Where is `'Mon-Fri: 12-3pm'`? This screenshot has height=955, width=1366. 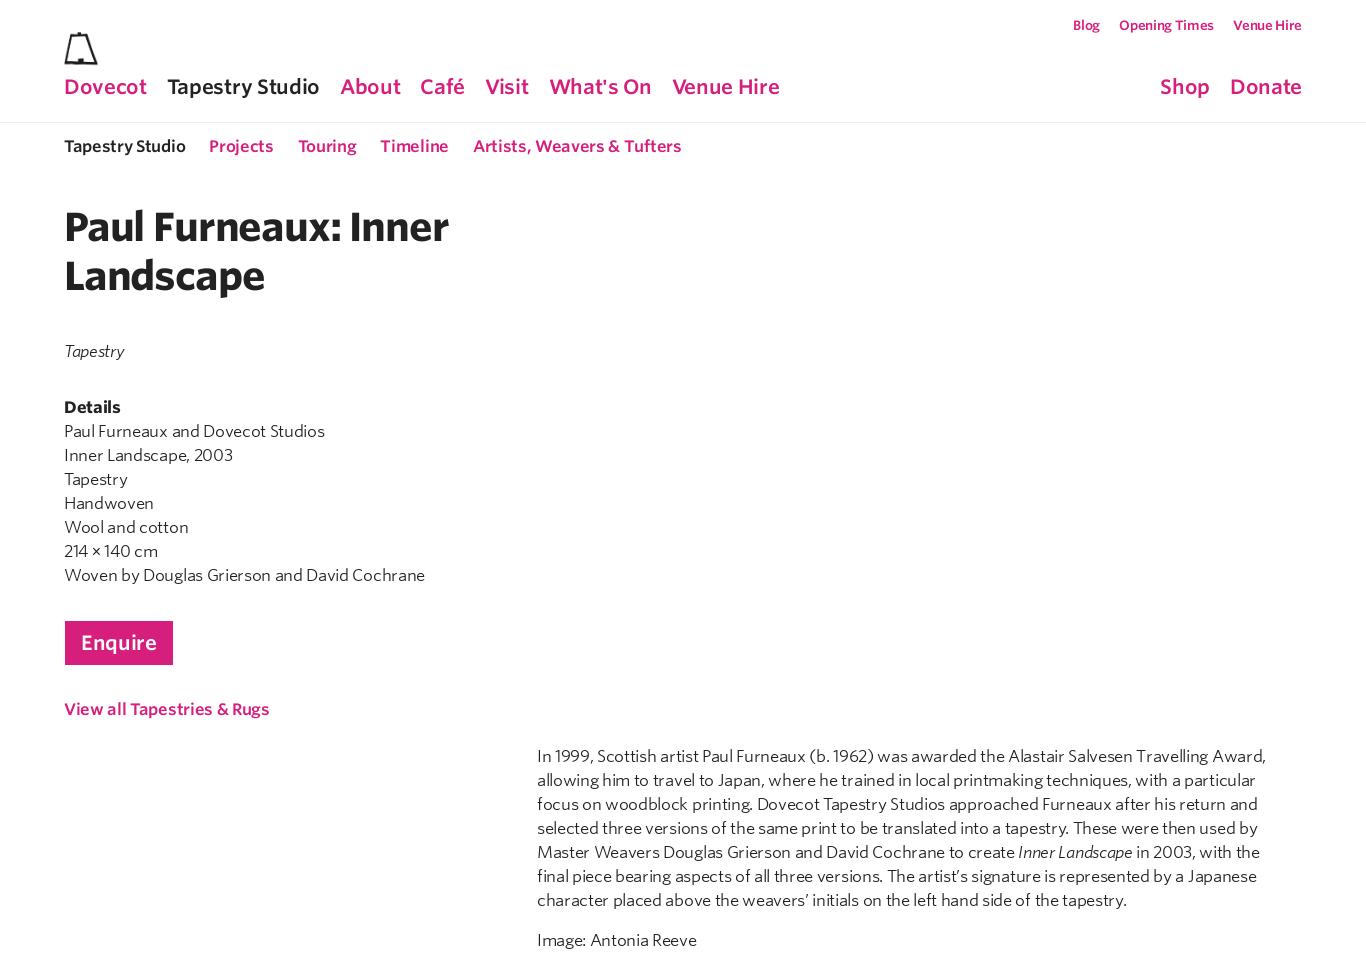
'Mon-Fri: 12-3pm' is located at coordinates (117, 806).